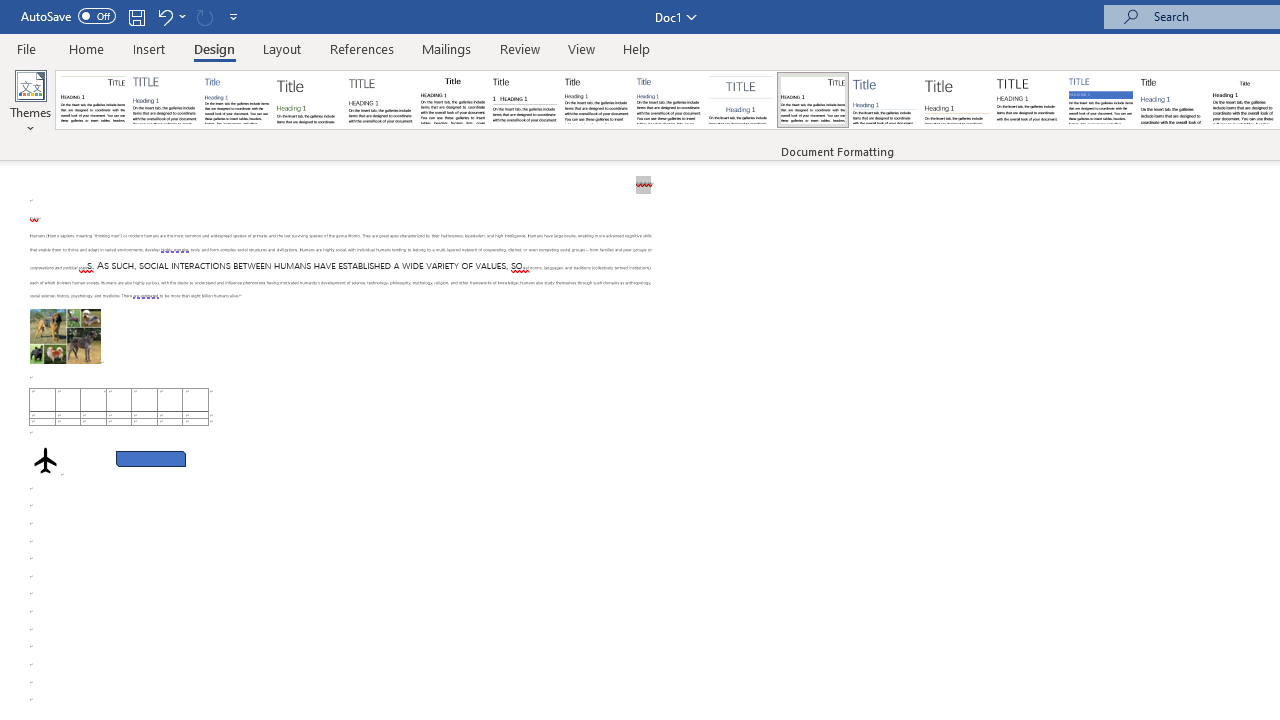 Image resolution: width=1280 pixels, height=720 pixels. I want to click on 'Basic (Stylish)', so click(308, 100).